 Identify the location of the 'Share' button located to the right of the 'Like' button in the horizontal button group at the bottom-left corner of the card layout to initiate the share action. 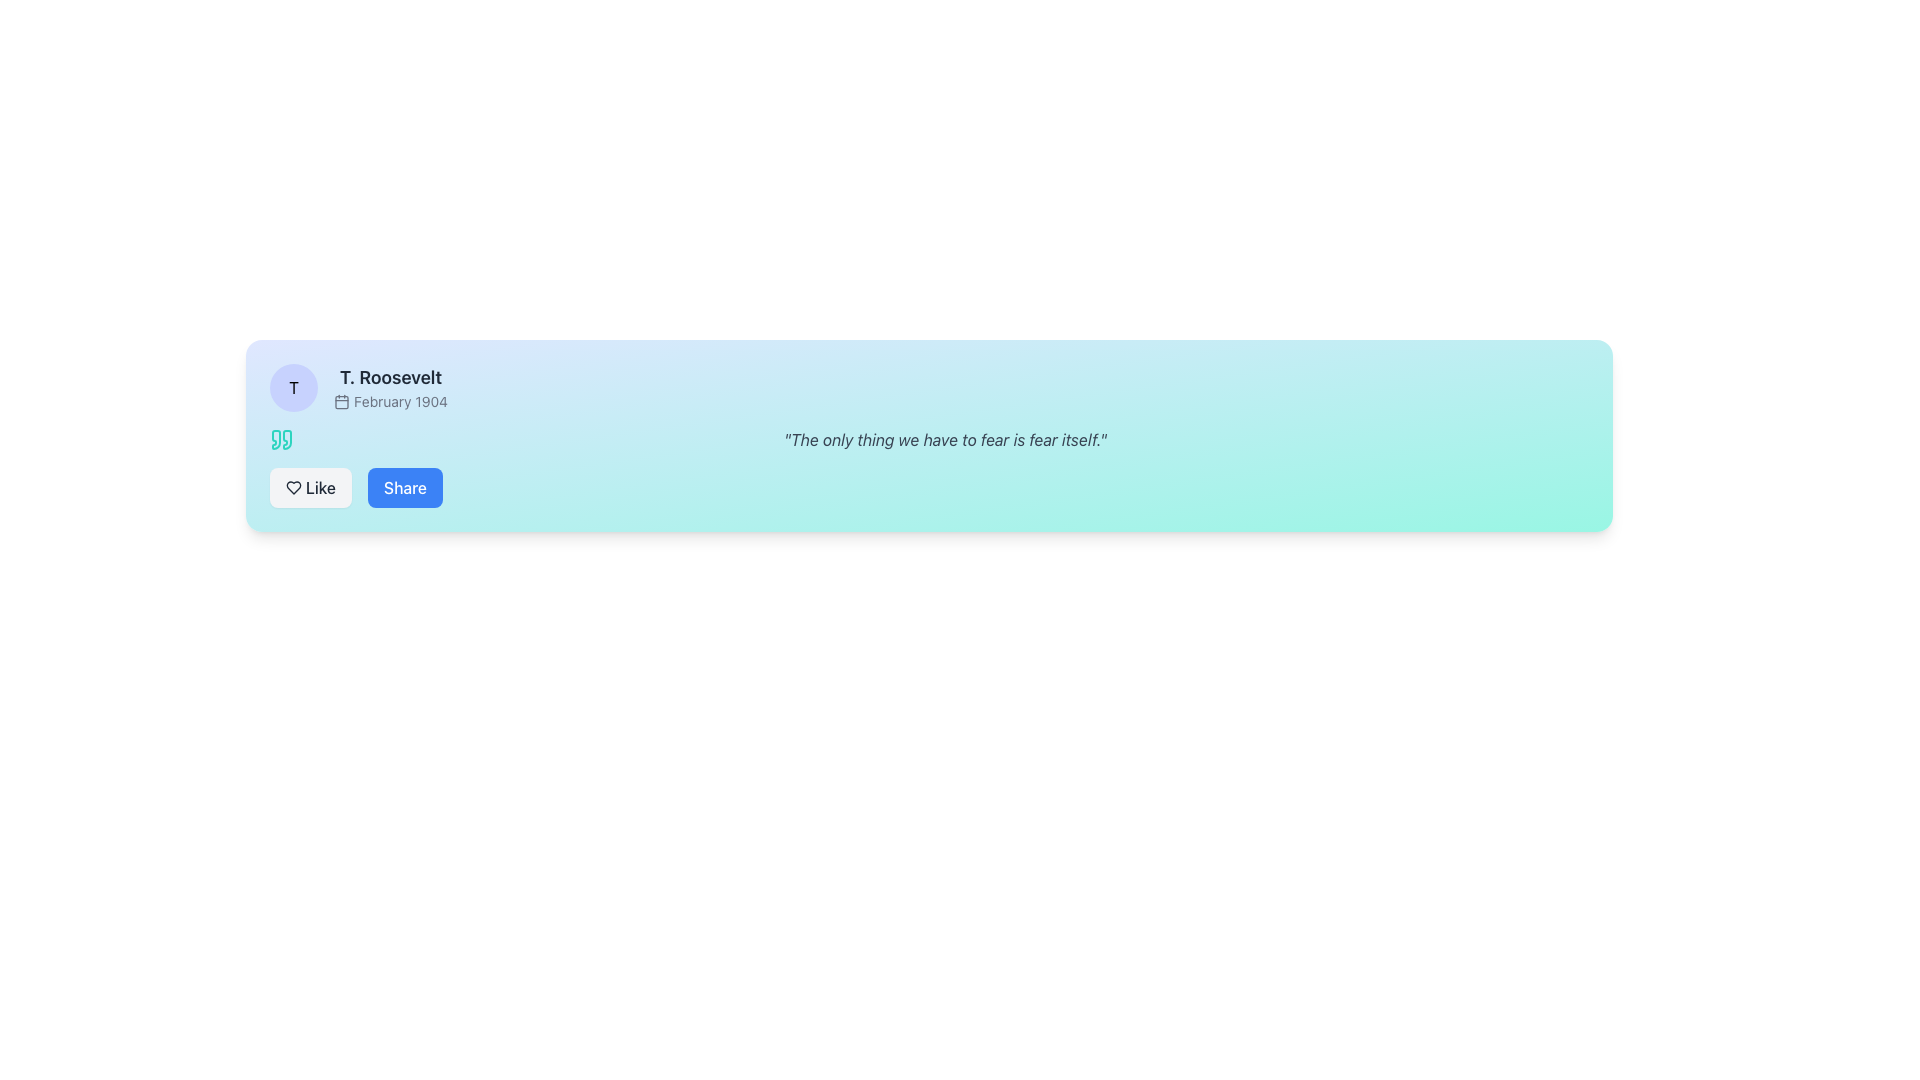
(404, 488).